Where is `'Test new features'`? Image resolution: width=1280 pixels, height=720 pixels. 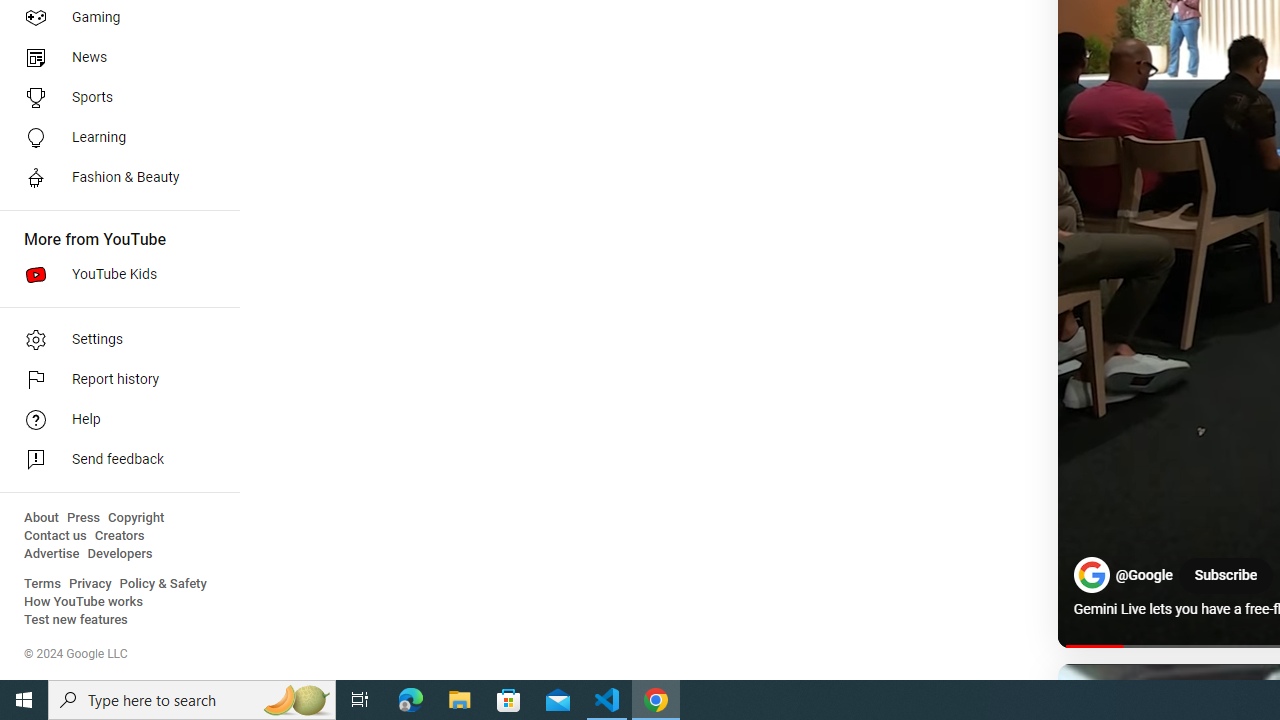
'Test new features' is located at coordinates (76, 619).